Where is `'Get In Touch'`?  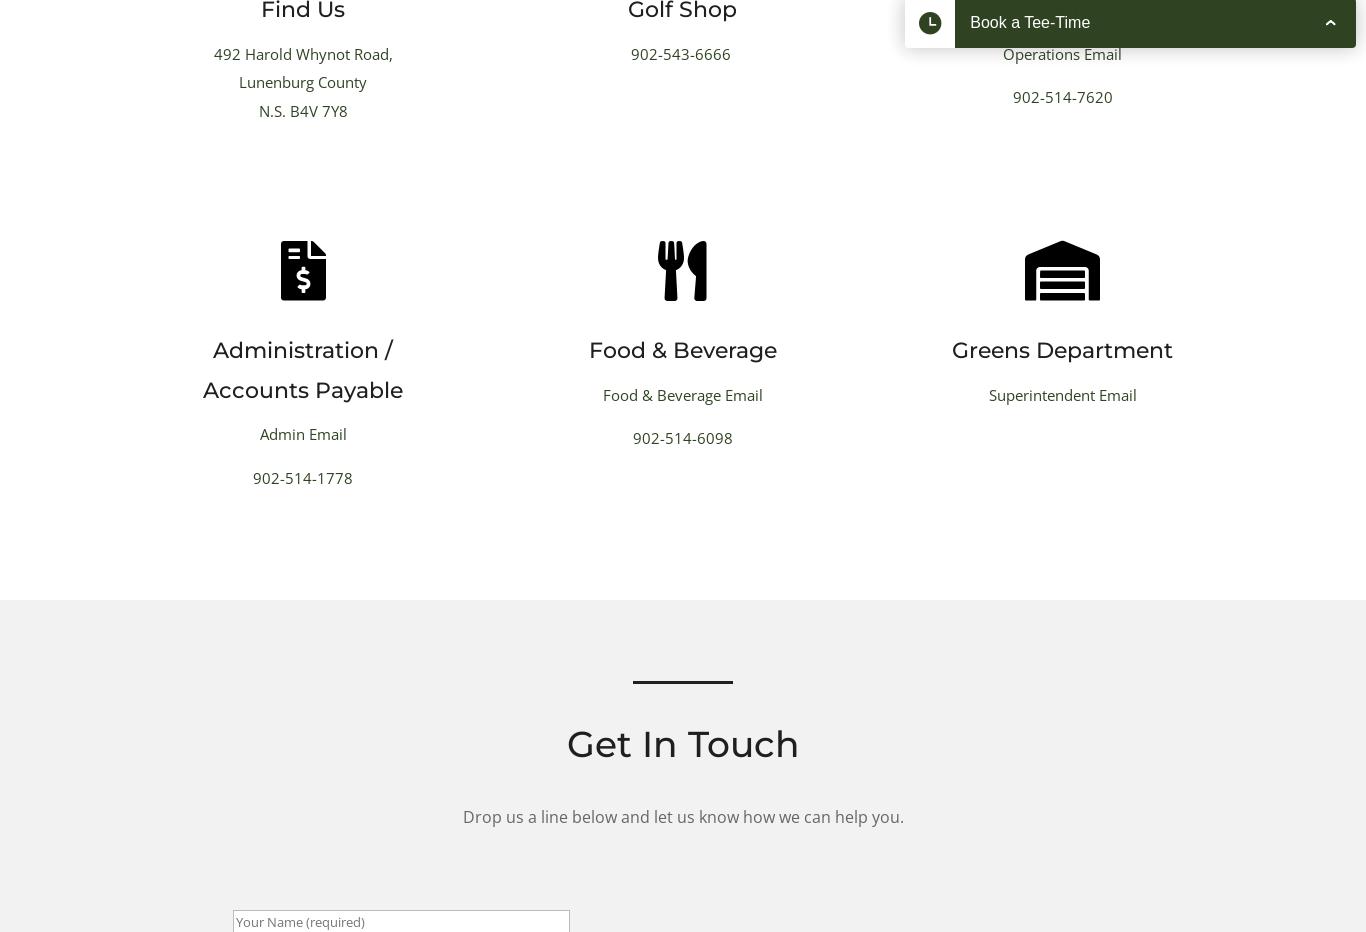
'Get In Touch' is located at coordinates (681, 743).